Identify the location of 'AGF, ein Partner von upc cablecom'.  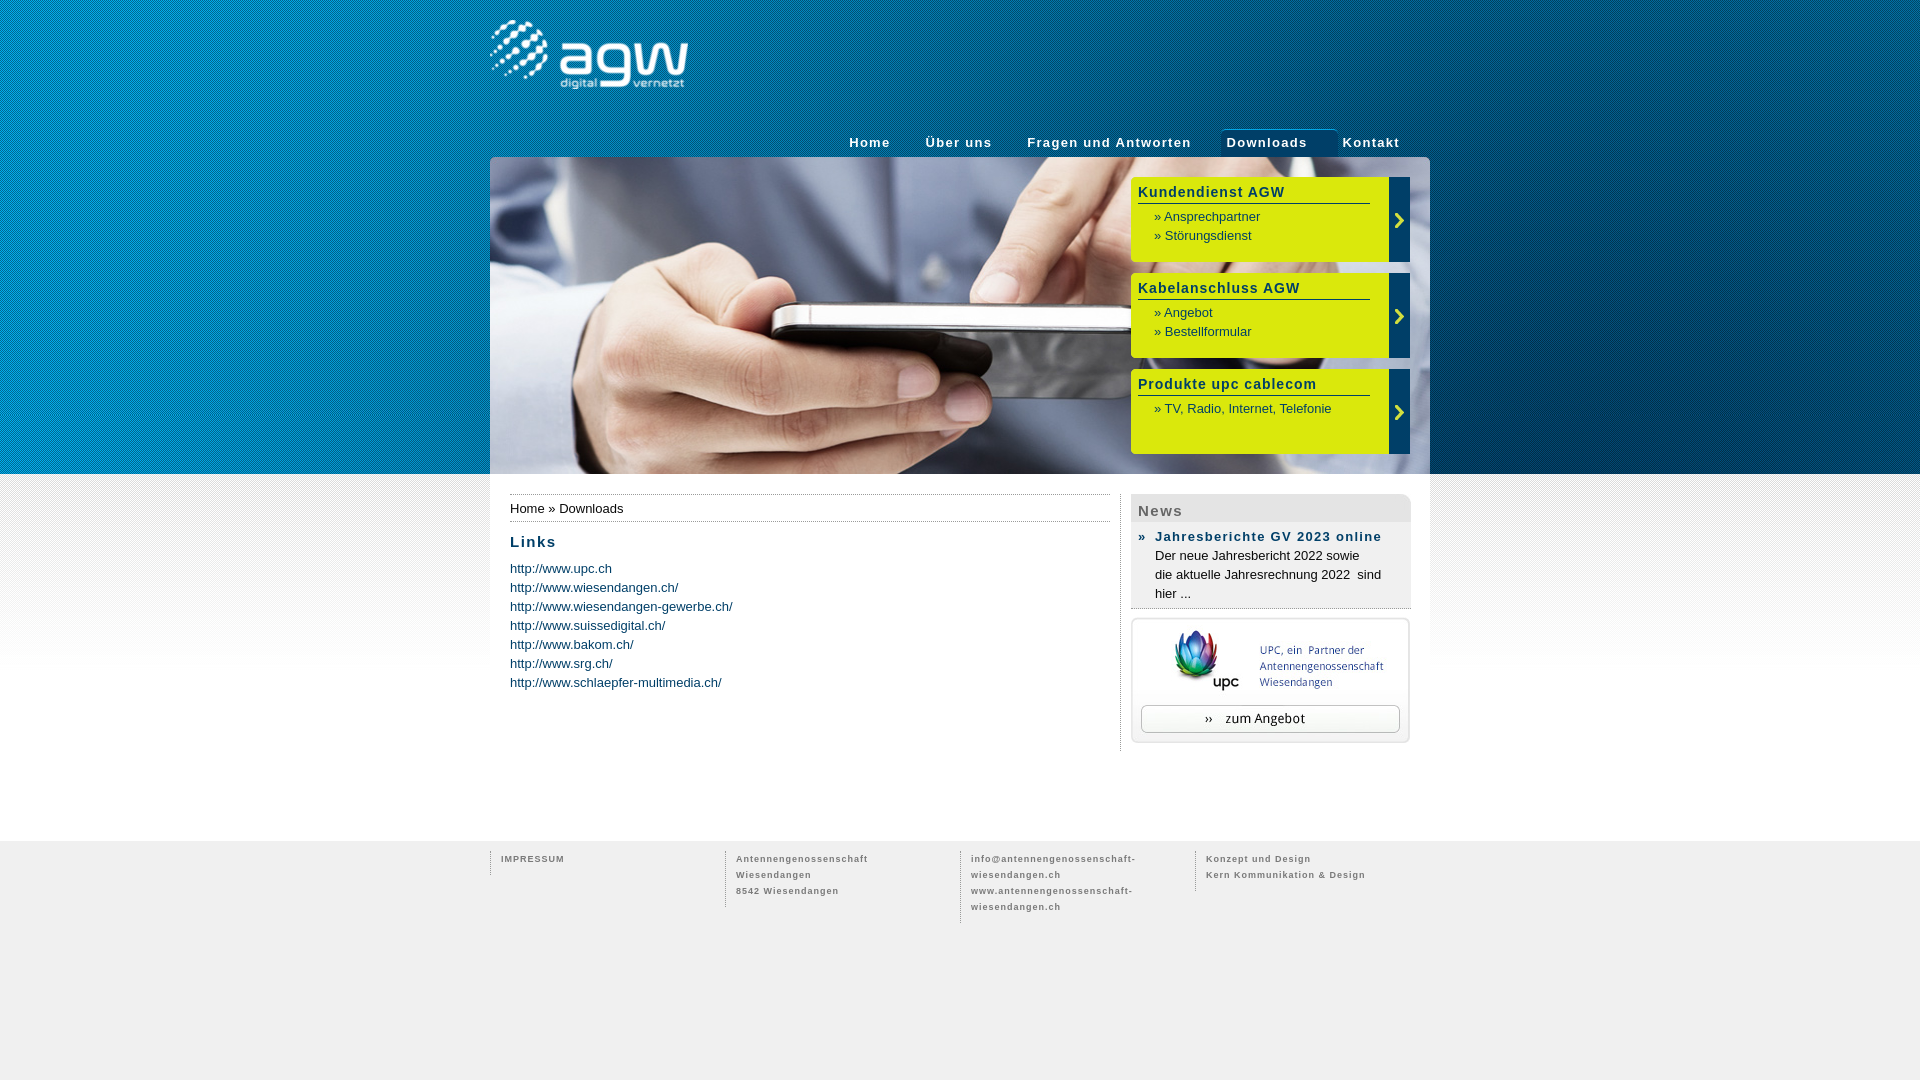
(1269, 678).